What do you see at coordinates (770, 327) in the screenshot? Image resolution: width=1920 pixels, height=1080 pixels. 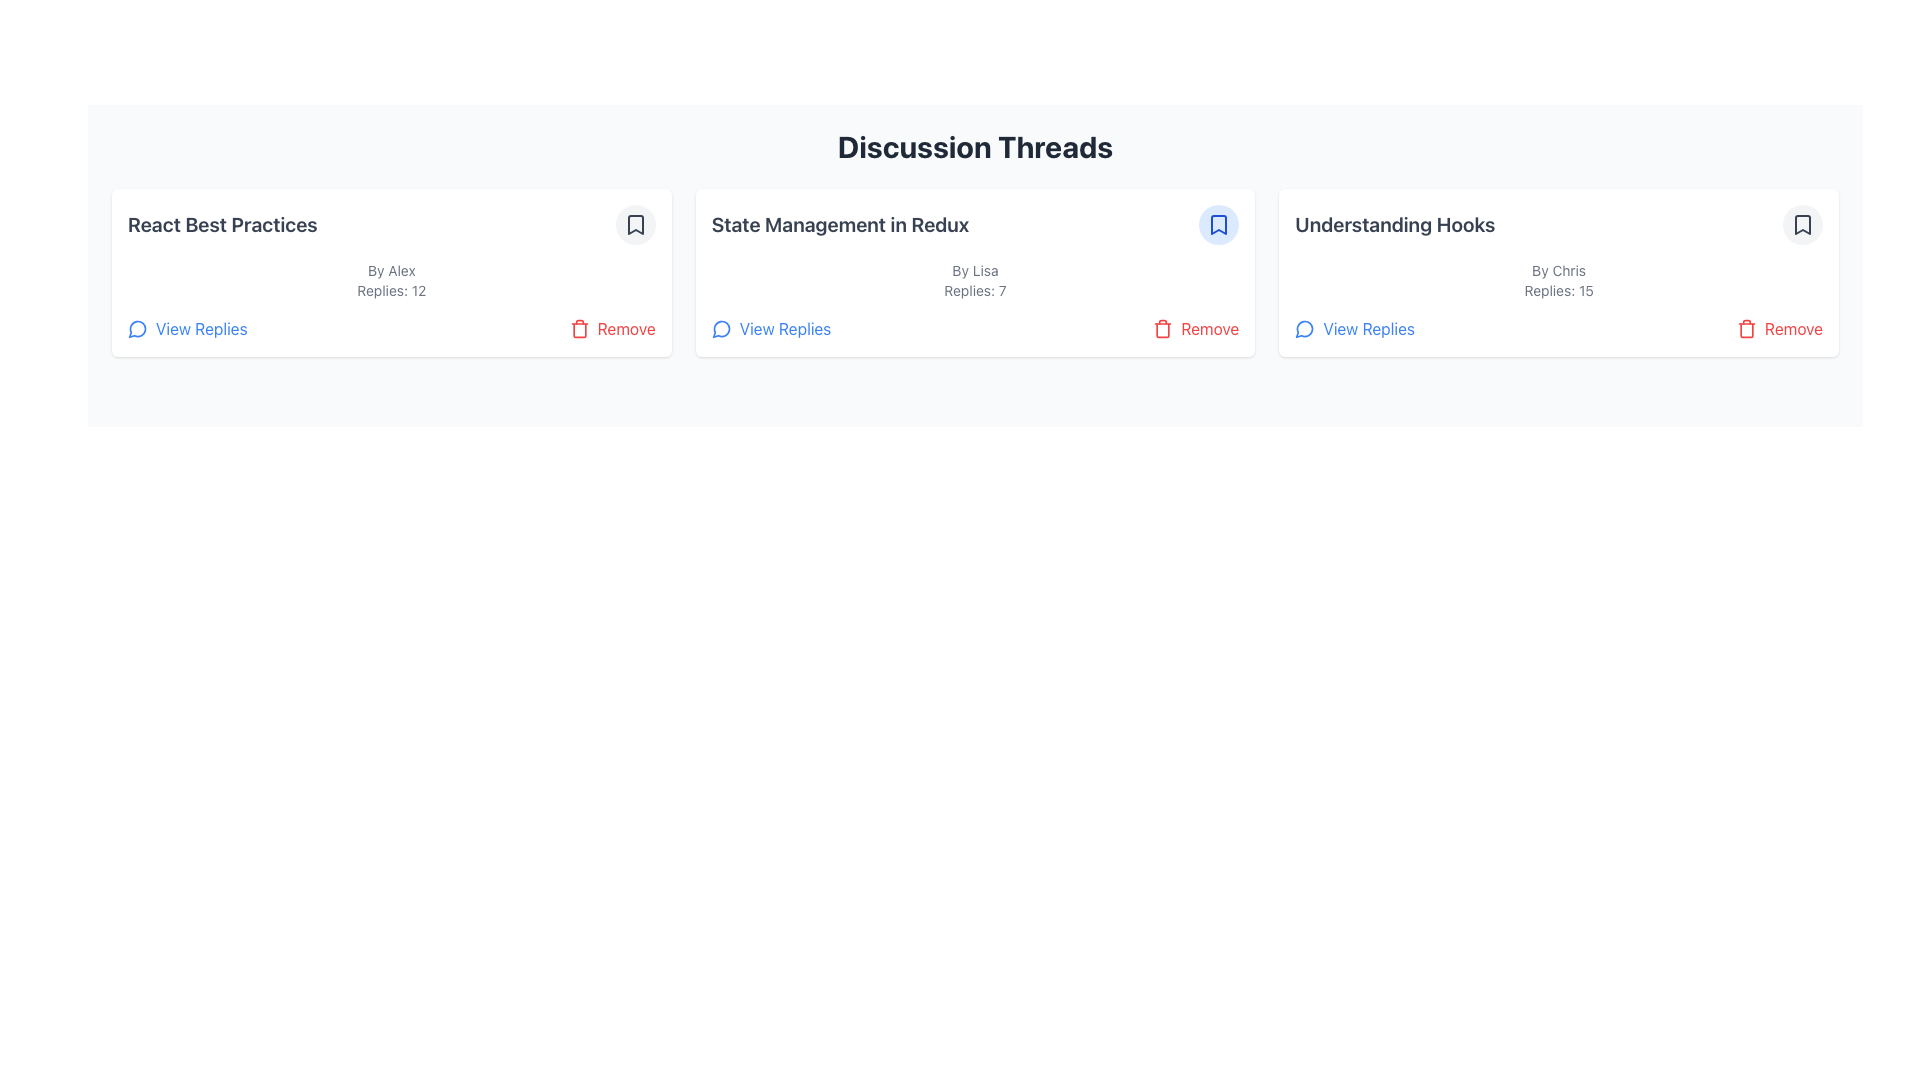 I see `the button with text and icon located in the bottom-left corner of the middle card under the 'Discussion Threads' section` at bounding box center [770, 327].